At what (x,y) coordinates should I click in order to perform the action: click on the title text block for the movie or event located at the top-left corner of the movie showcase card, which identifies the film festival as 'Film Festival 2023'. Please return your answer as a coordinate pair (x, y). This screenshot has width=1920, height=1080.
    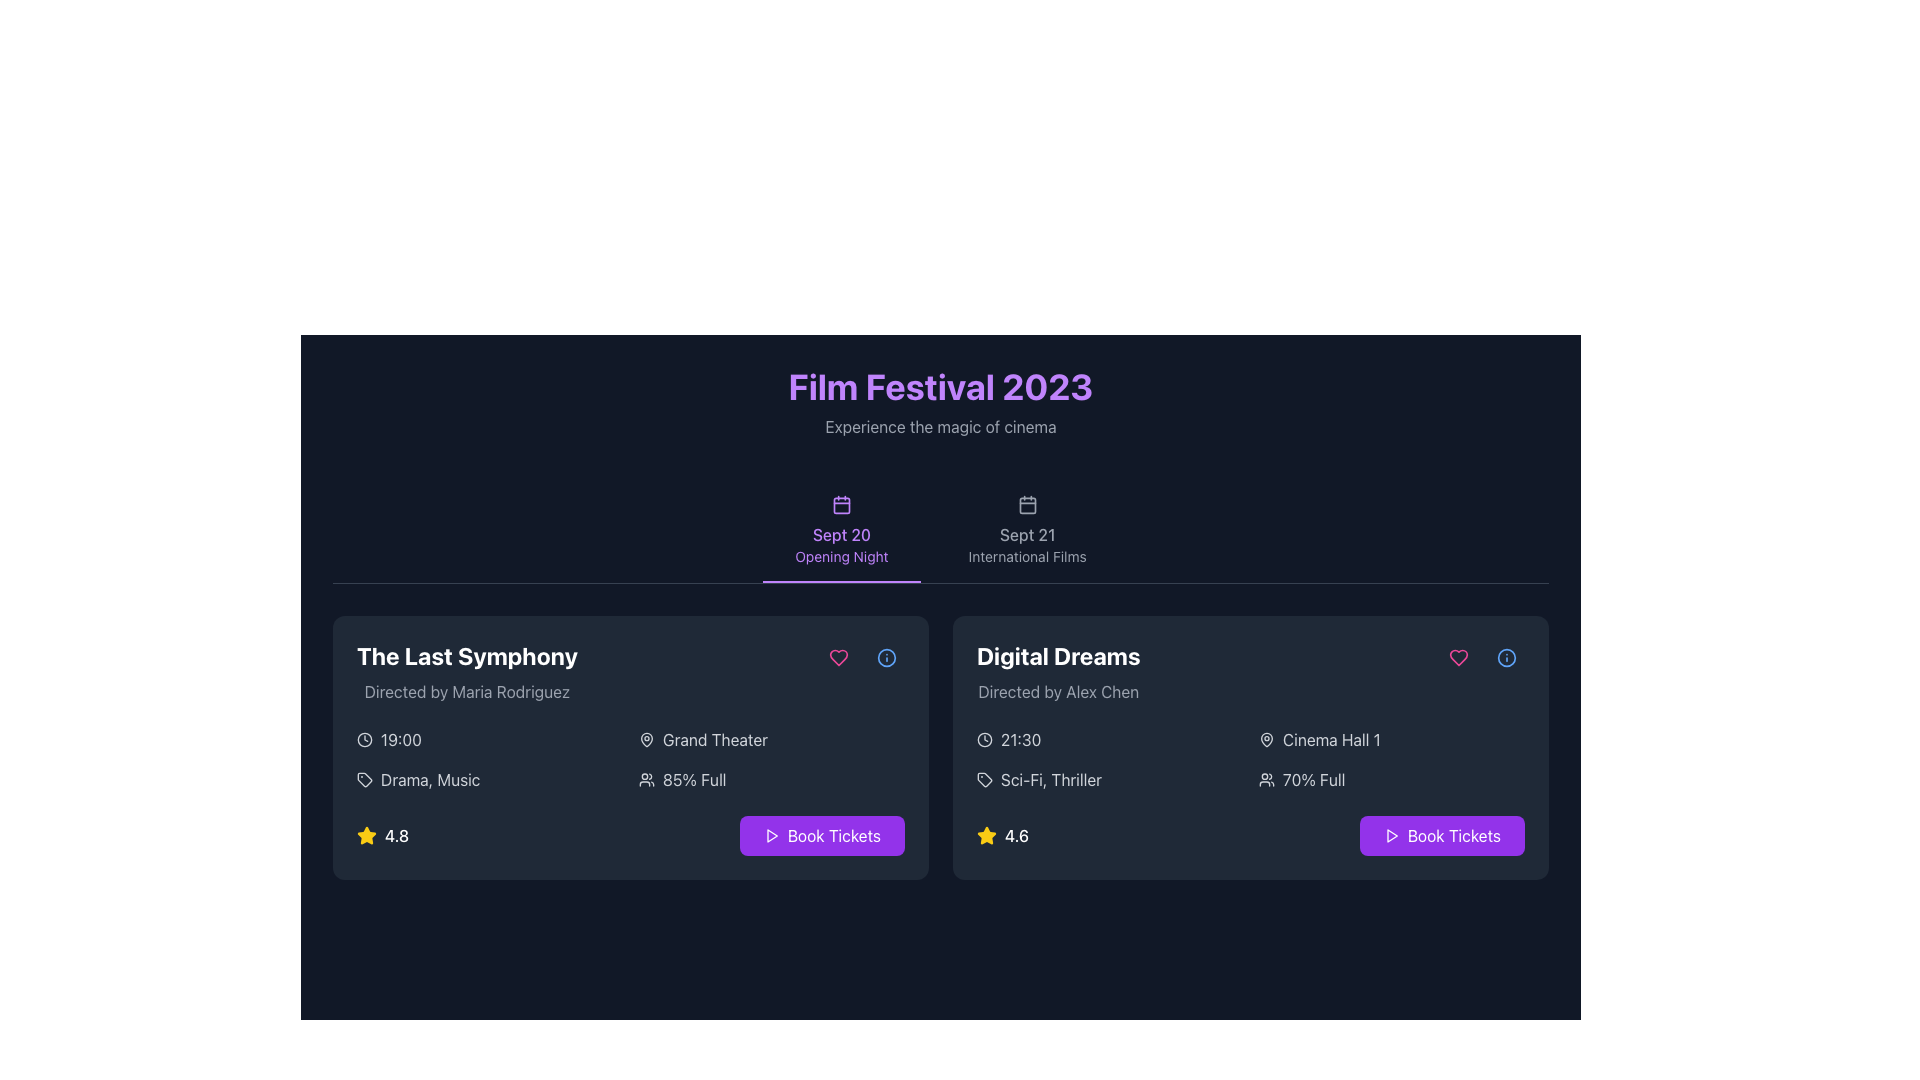
    Looking at the image, I should click on (466, 655).